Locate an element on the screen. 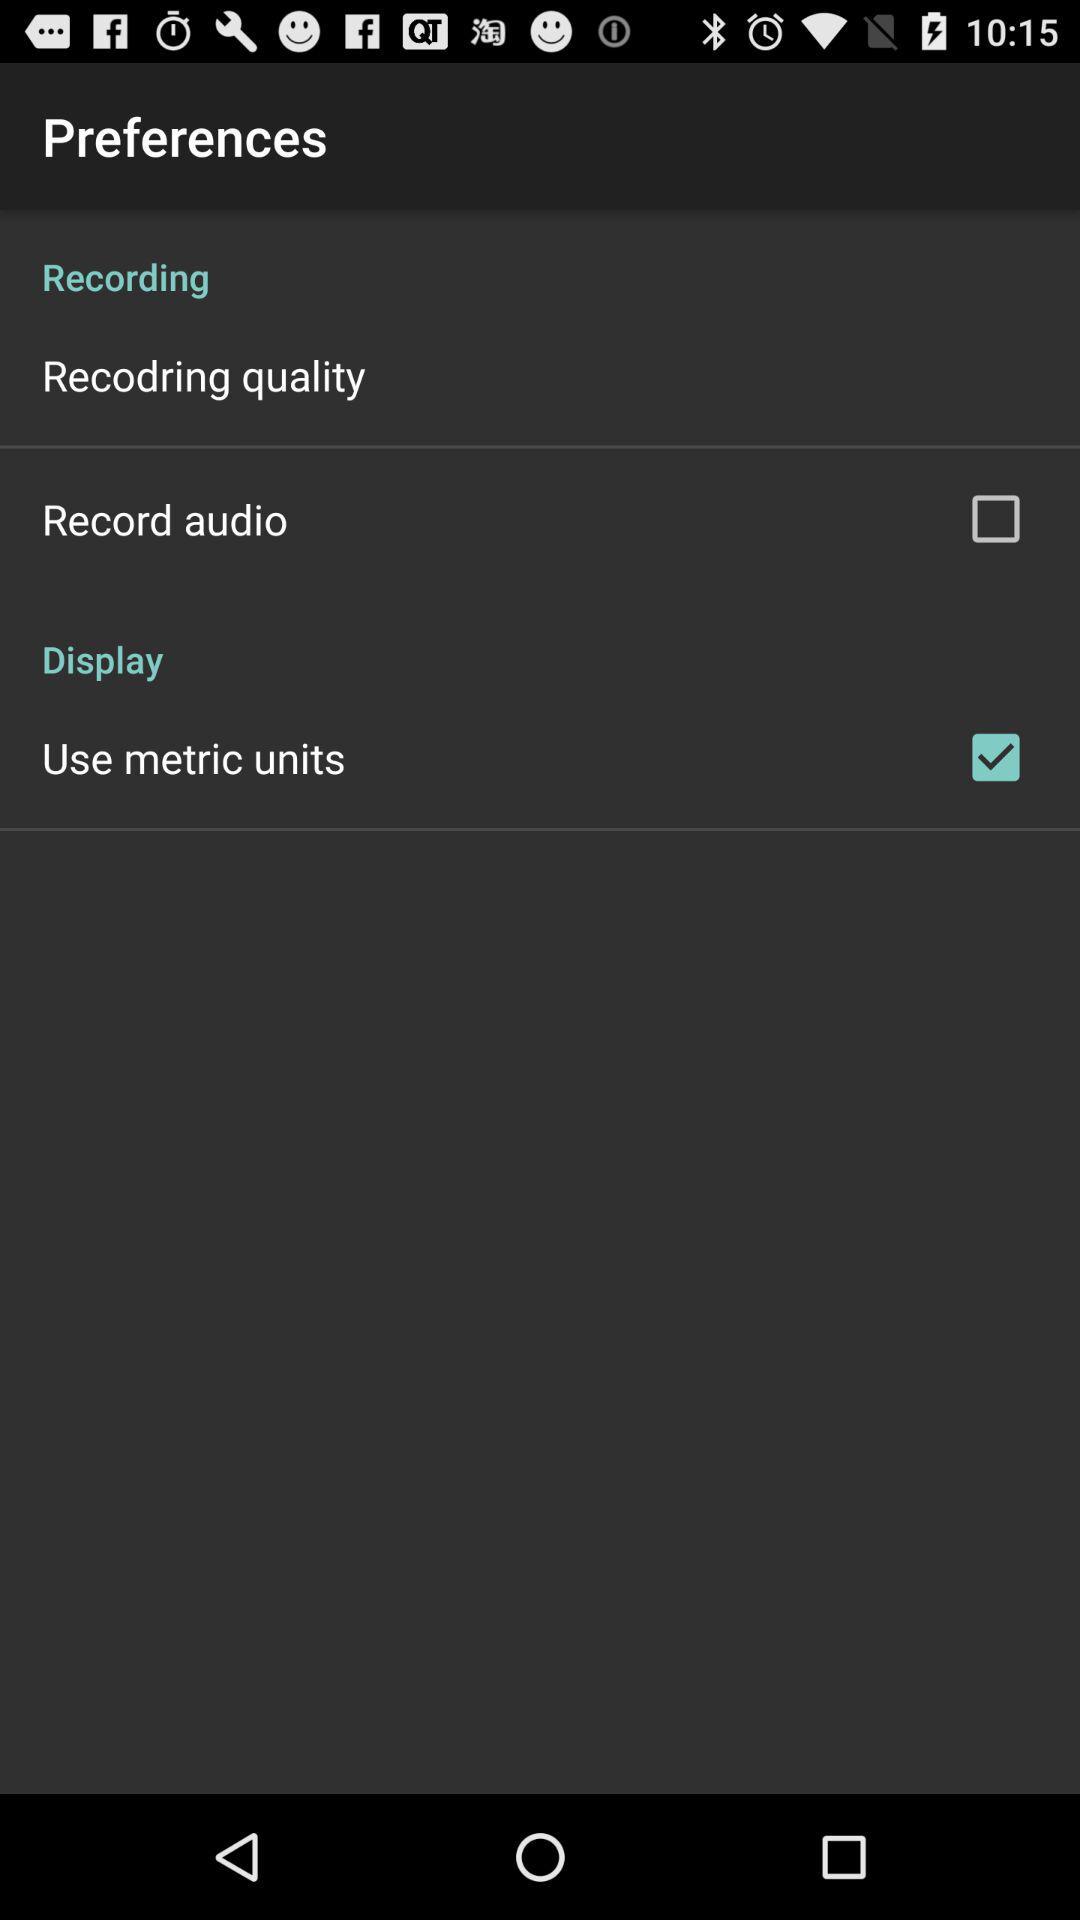 The image size is (1080, 1920). the use metric units app is located at coordinates (193, 756).